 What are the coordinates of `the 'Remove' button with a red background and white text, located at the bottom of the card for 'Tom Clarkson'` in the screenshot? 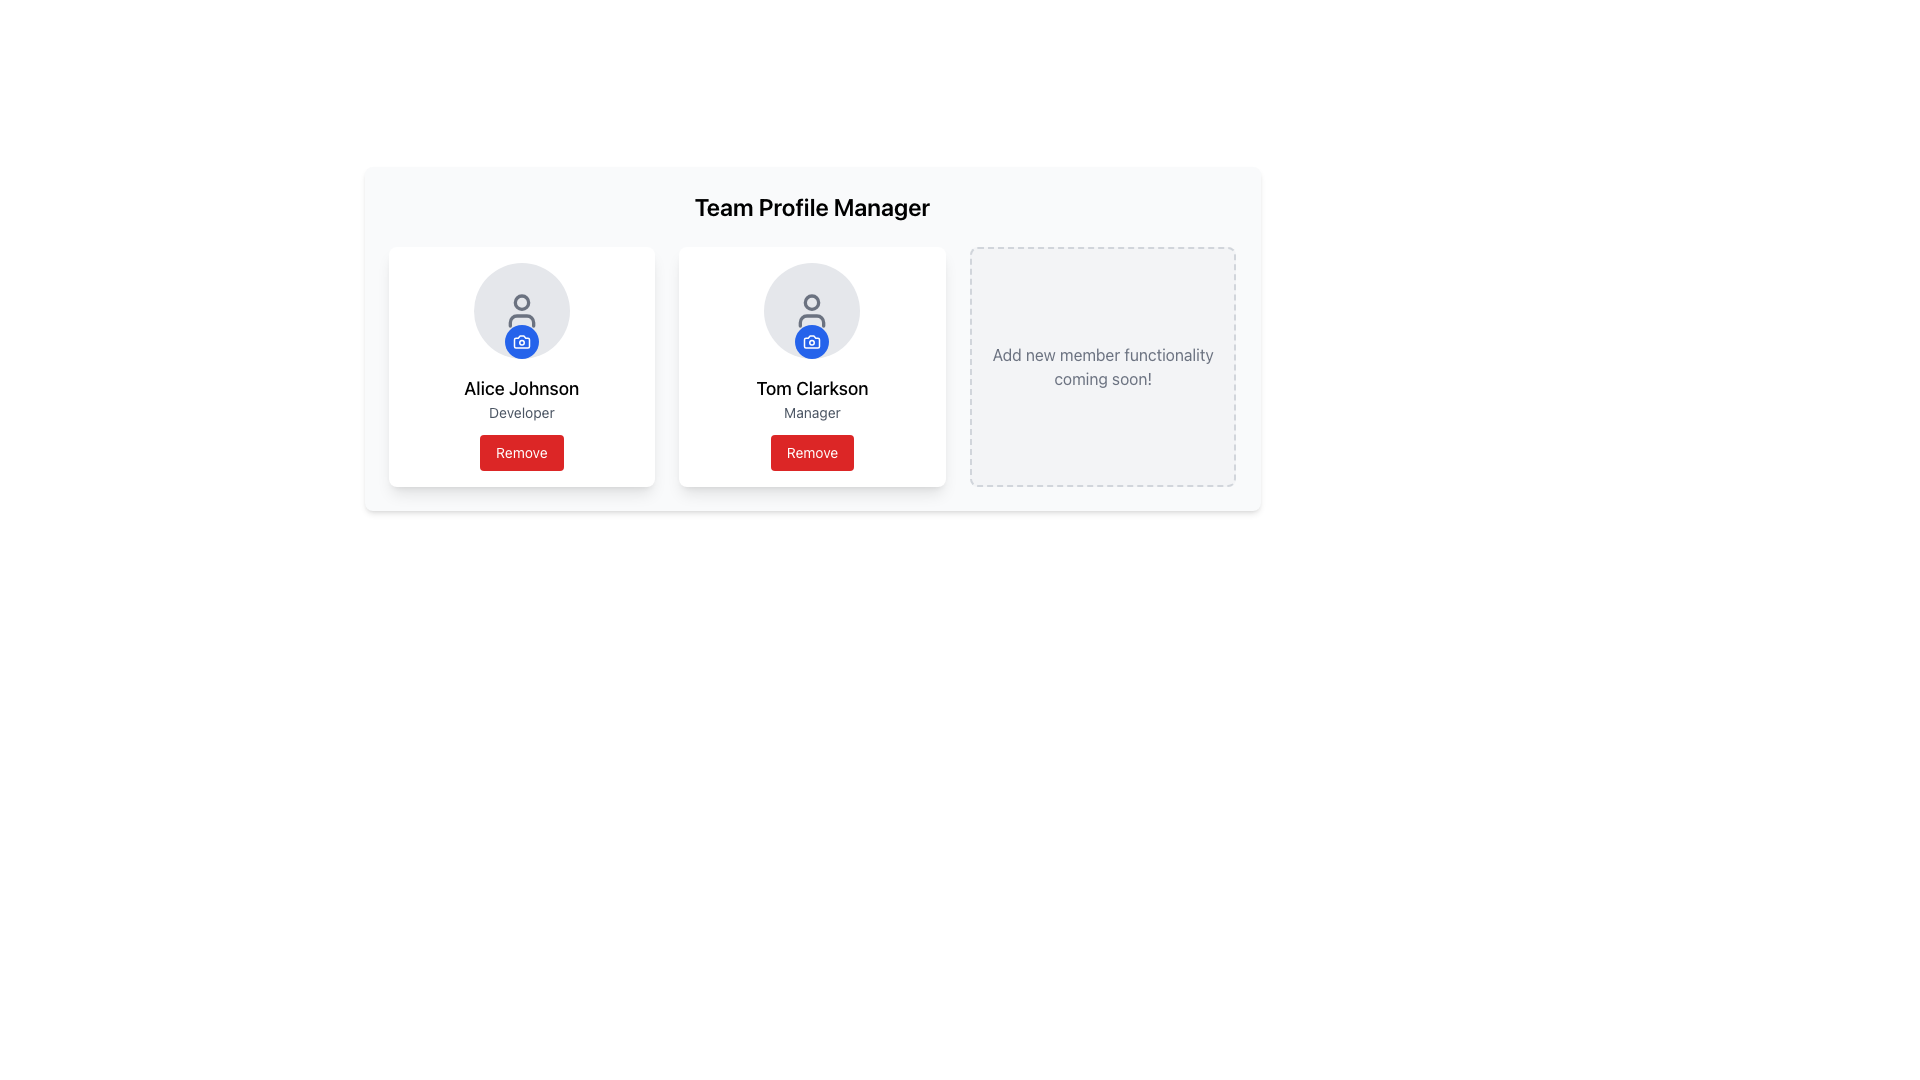 It's located at (812, 452).